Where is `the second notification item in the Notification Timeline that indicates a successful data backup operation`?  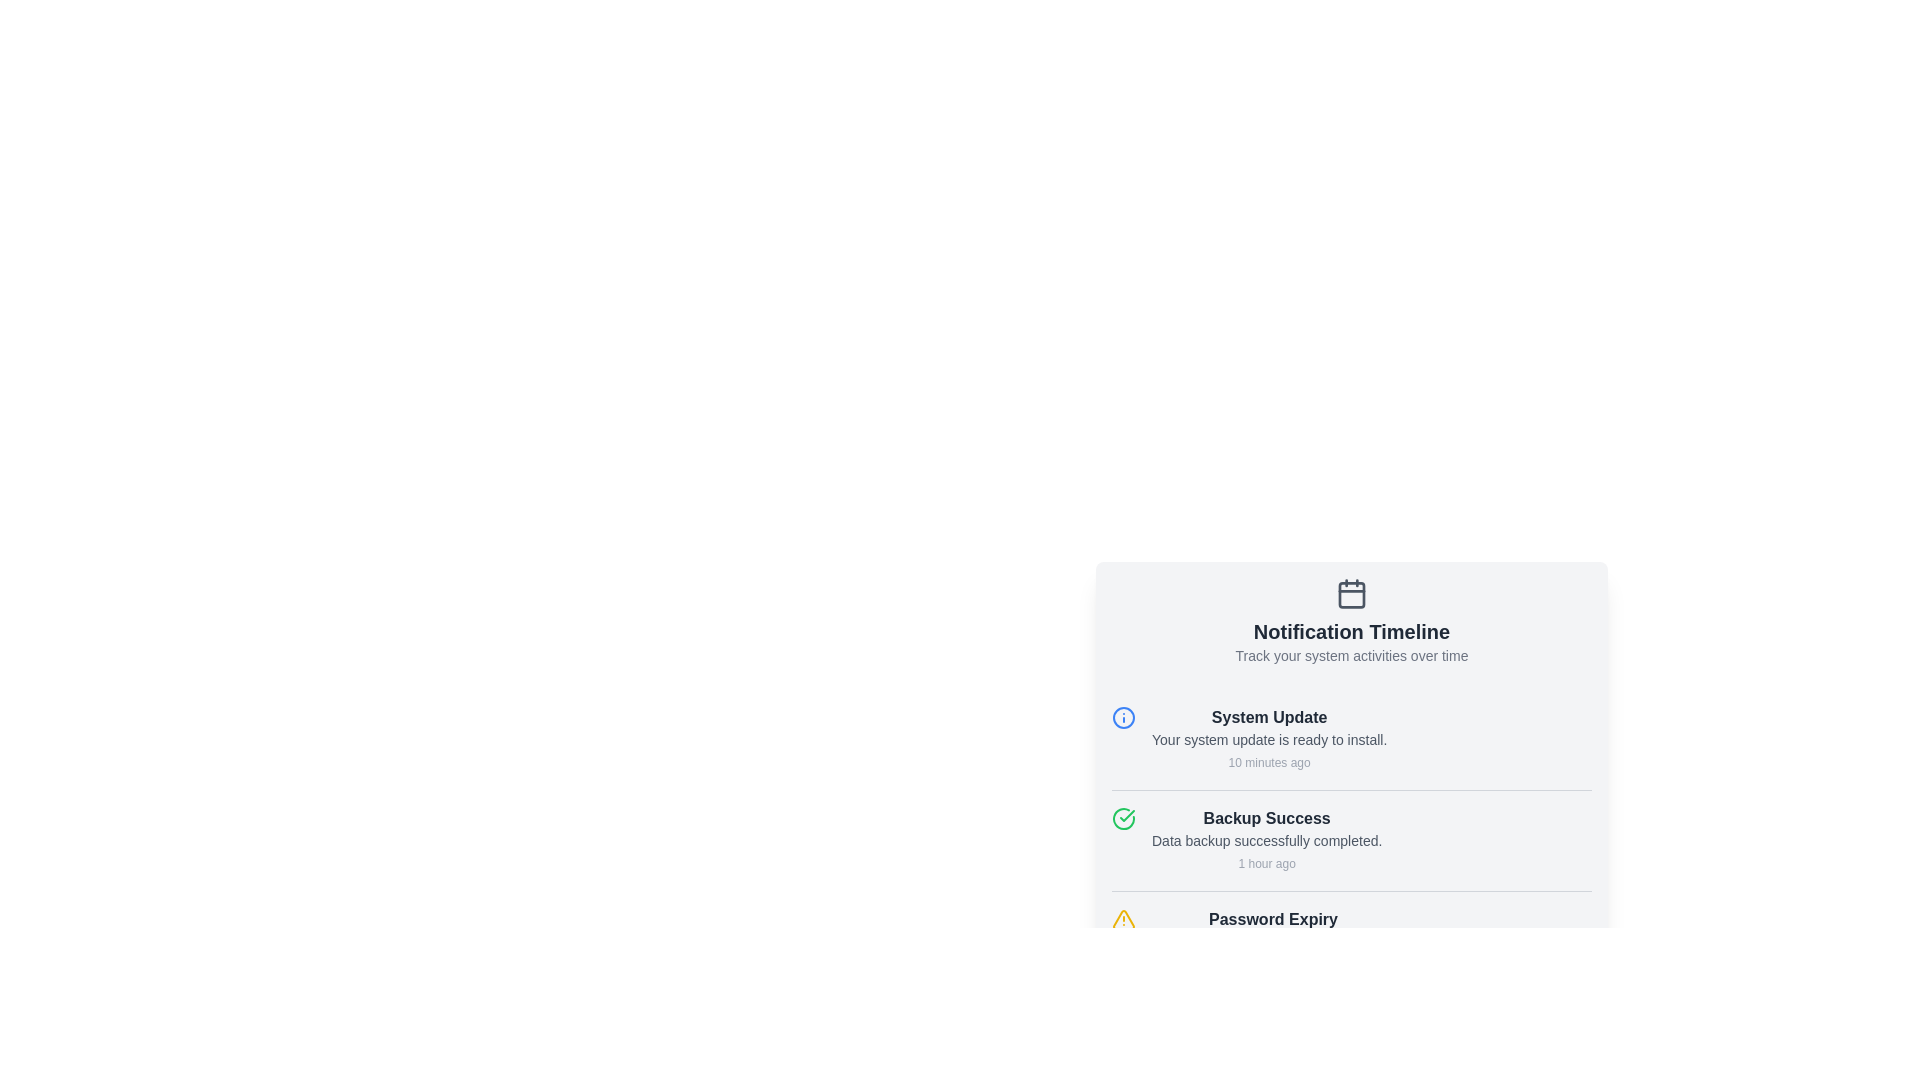
the second notification item in the Notification Timeline that indicates a successful data backup operation is located at coordinates (1352, 840).